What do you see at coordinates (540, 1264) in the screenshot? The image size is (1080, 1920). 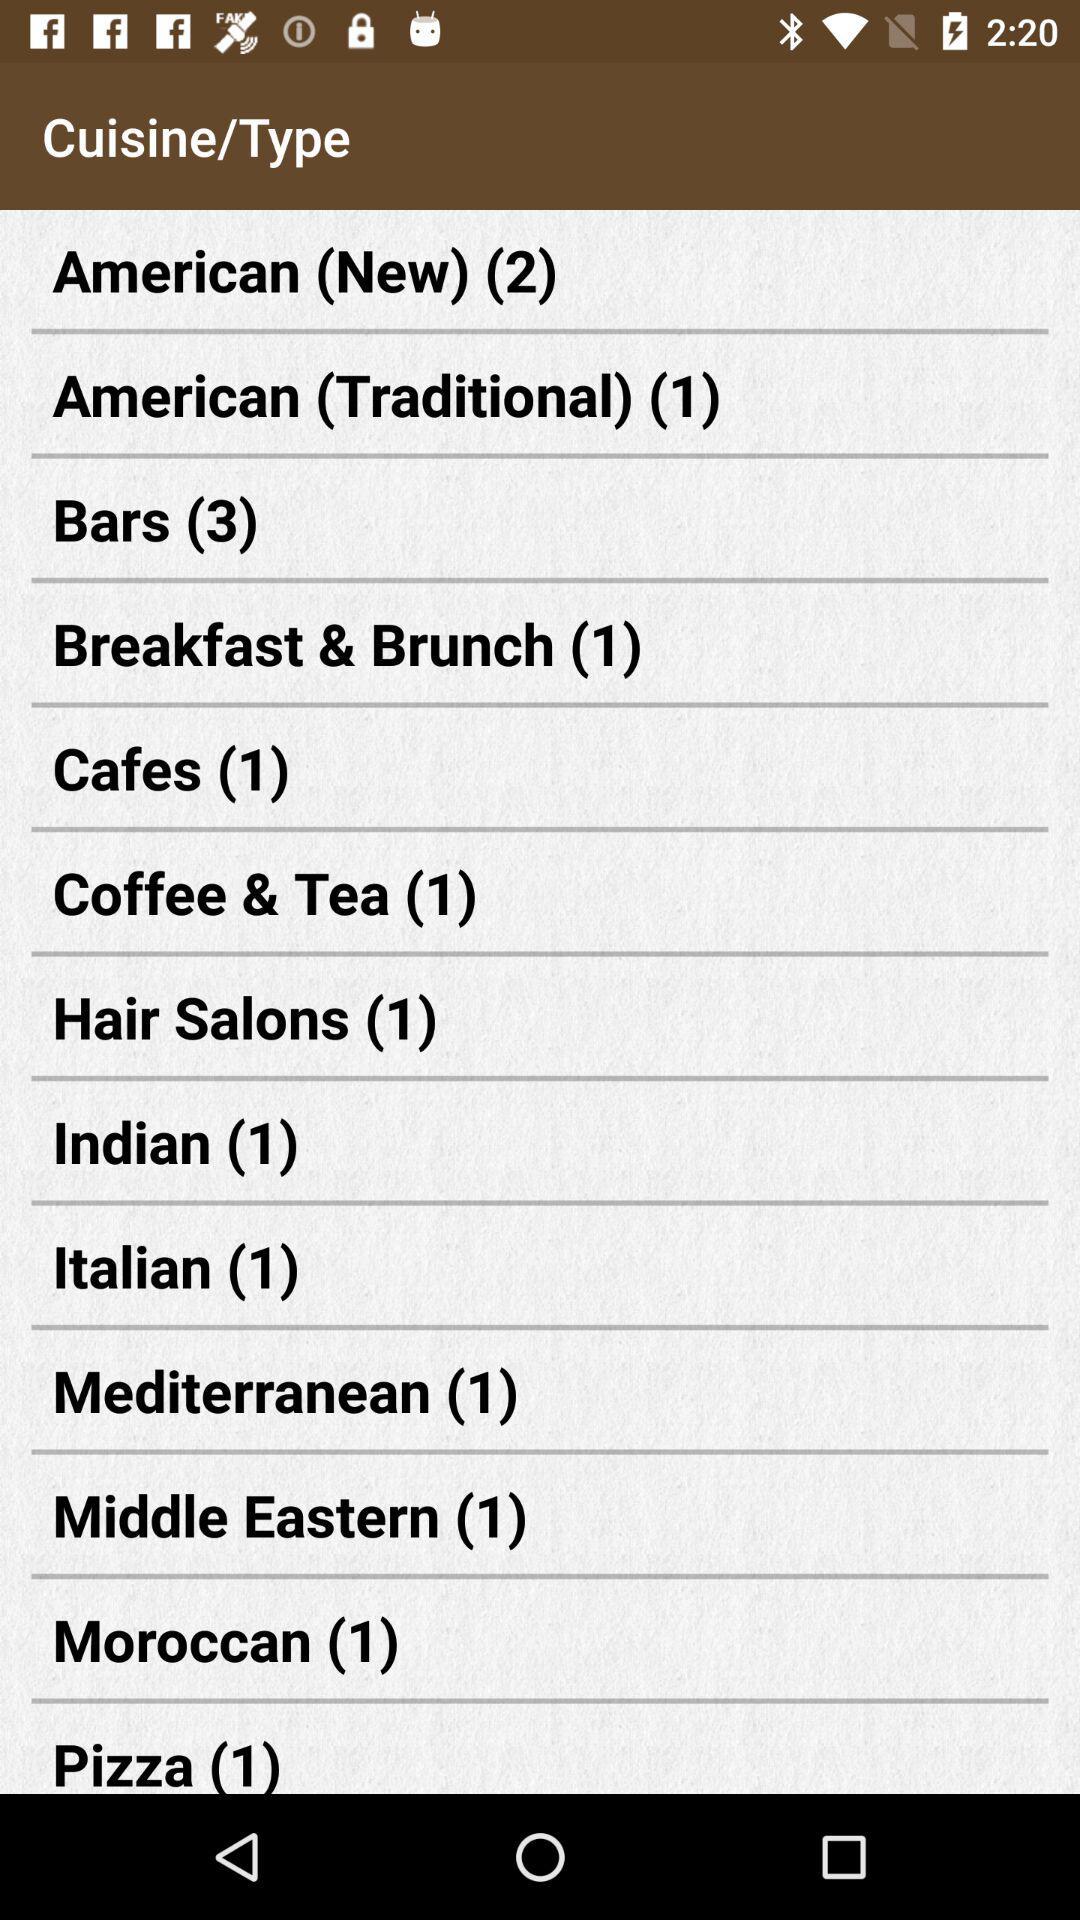 I see `the italian (1)` at bounding box center [540, 1264].